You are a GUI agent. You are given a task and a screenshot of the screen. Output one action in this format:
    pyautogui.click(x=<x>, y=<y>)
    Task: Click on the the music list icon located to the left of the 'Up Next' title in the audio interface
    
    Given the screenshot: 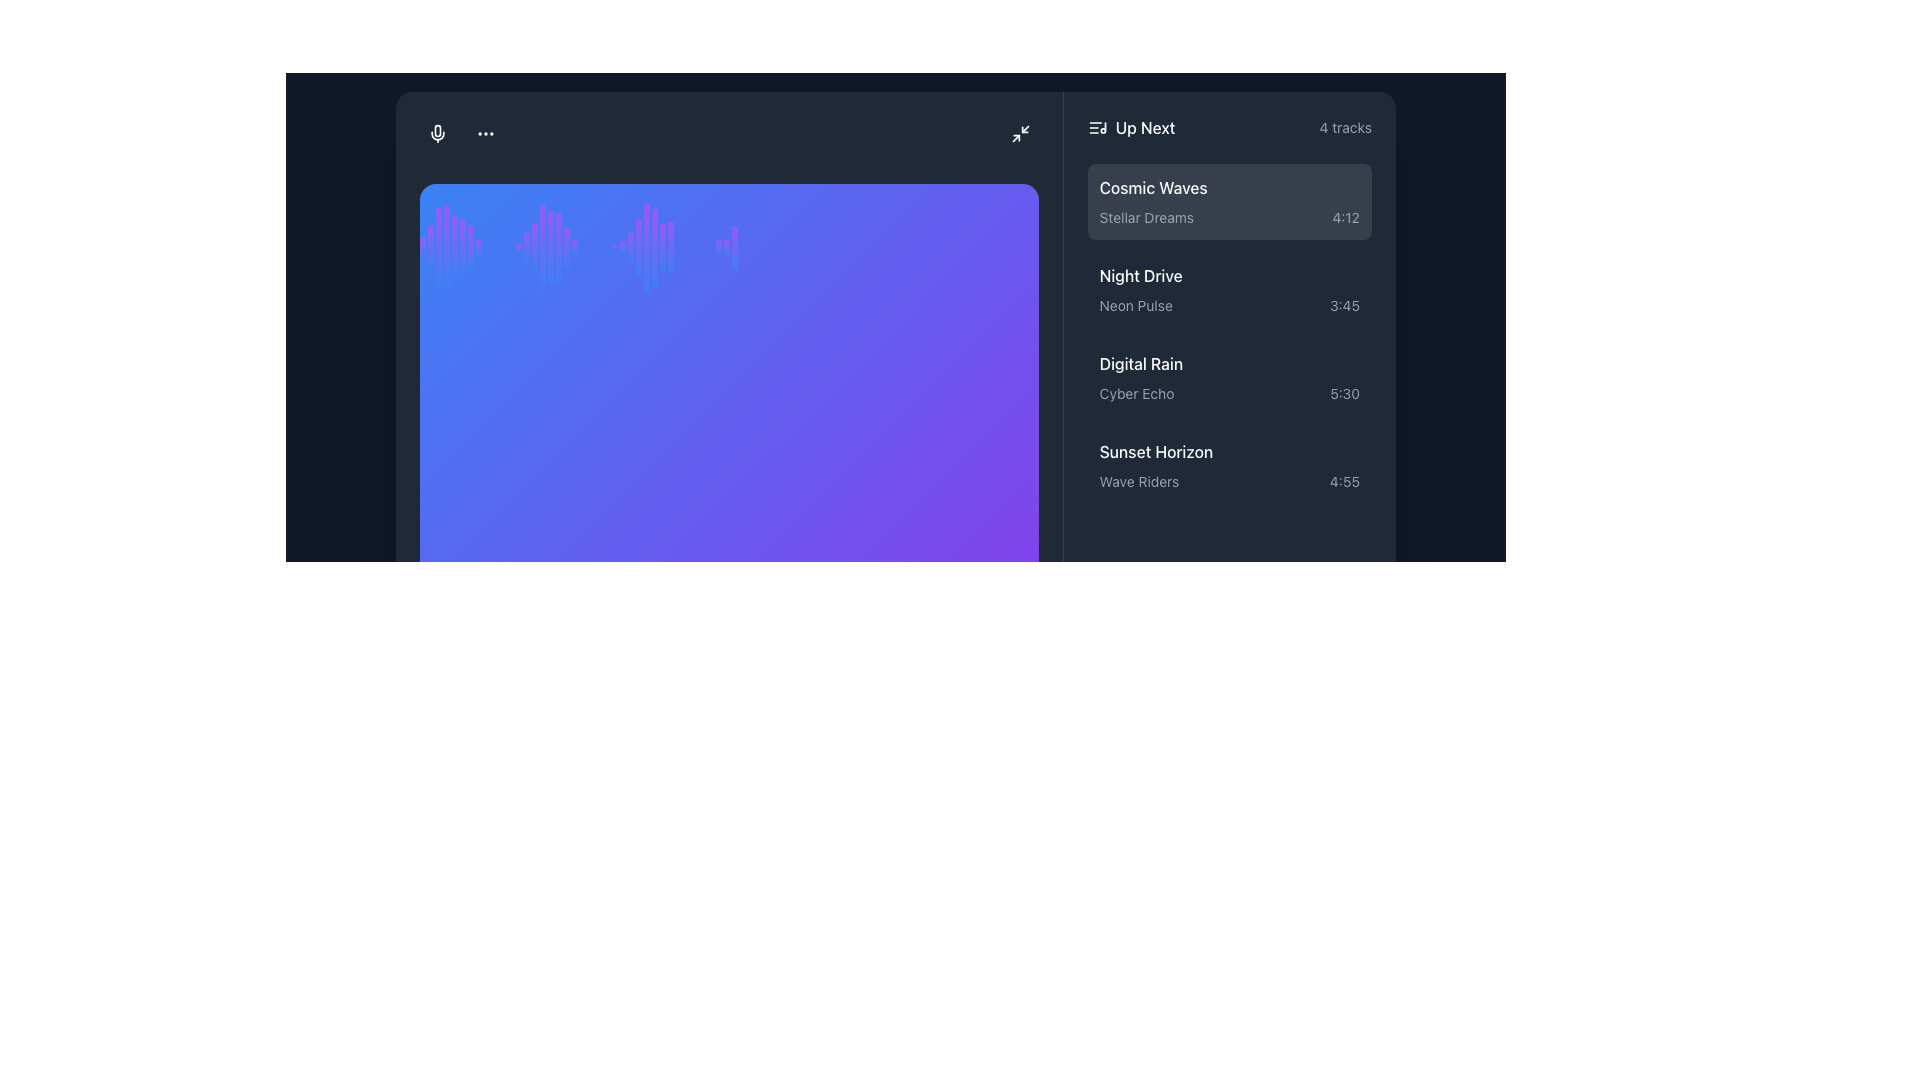 What is the action you would take?
    pyautogui.click(x=1096, y=127)
    